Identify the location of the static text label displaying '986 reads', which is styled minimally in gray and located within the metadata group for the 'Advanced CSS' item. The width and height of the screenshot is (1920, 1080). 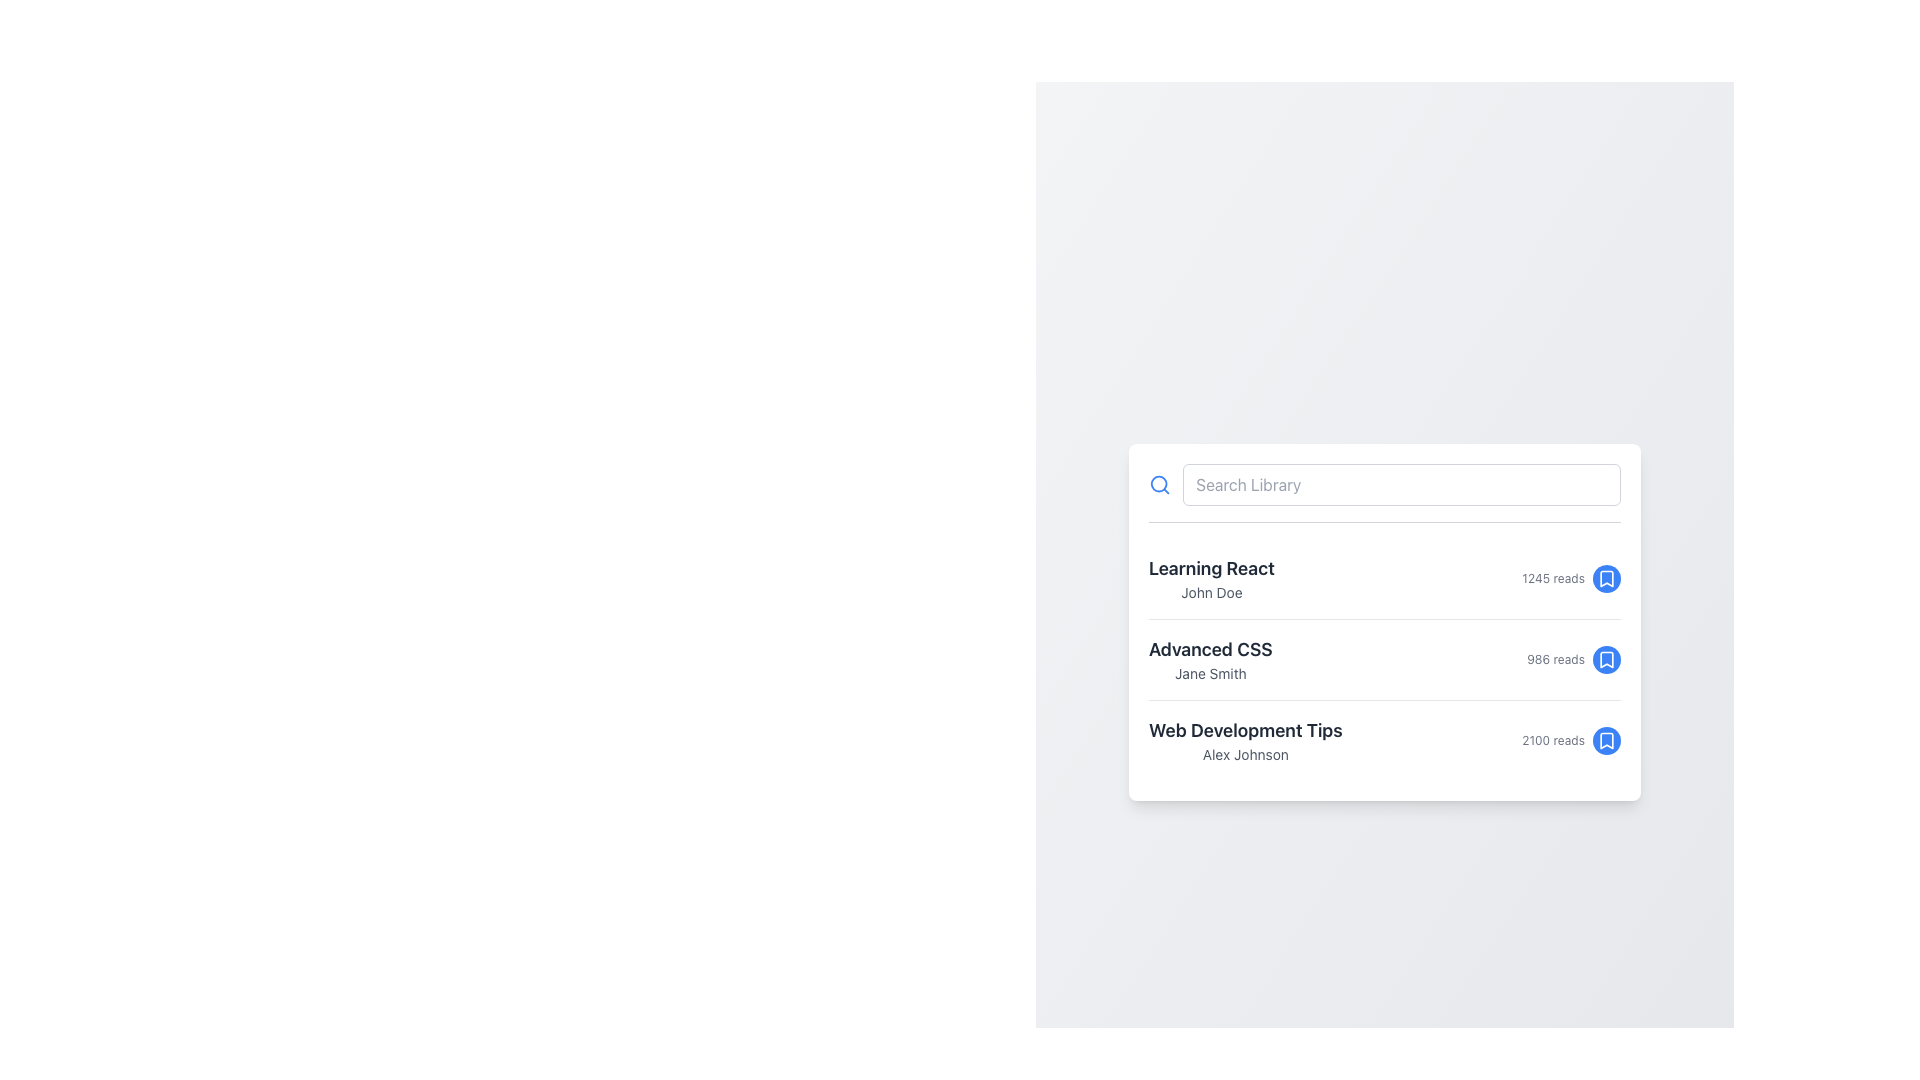
(1555, 659).